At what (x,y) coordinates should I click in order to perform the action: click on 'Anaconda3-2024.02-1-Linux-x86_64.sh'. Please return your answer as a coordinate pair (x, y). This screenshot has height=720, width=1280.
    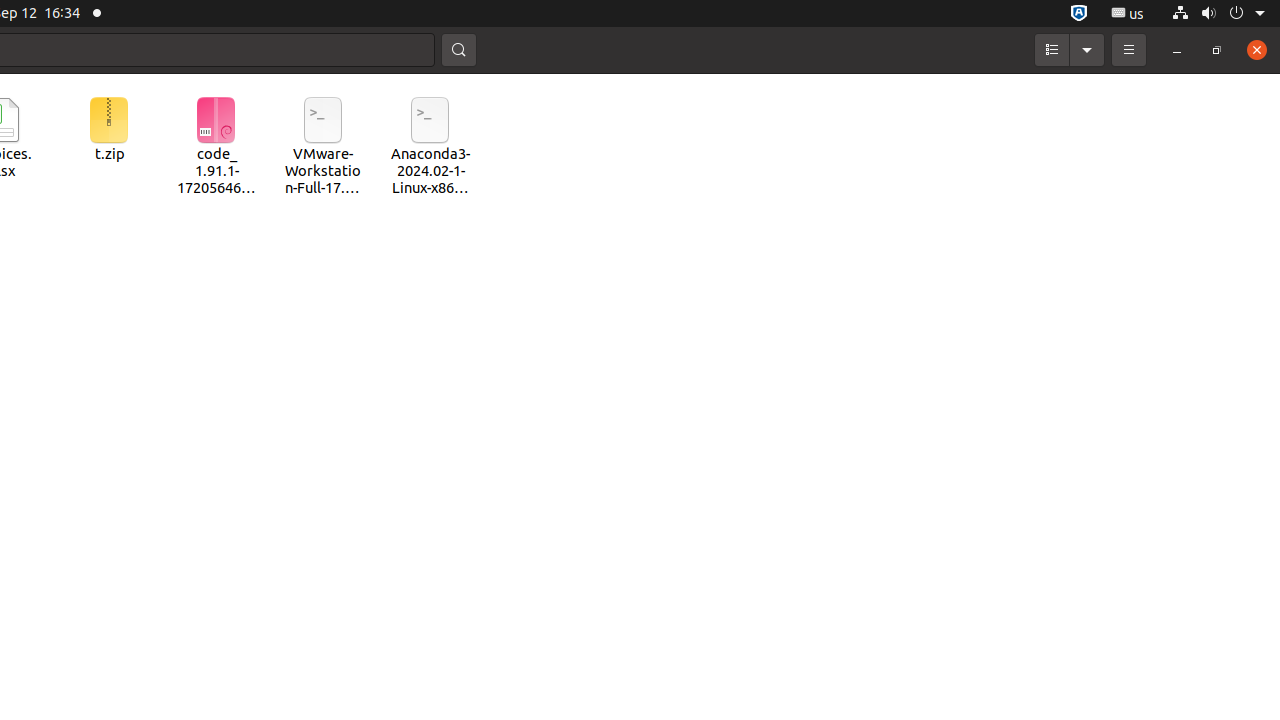
    Looking at the image, I should click on (429, 146).